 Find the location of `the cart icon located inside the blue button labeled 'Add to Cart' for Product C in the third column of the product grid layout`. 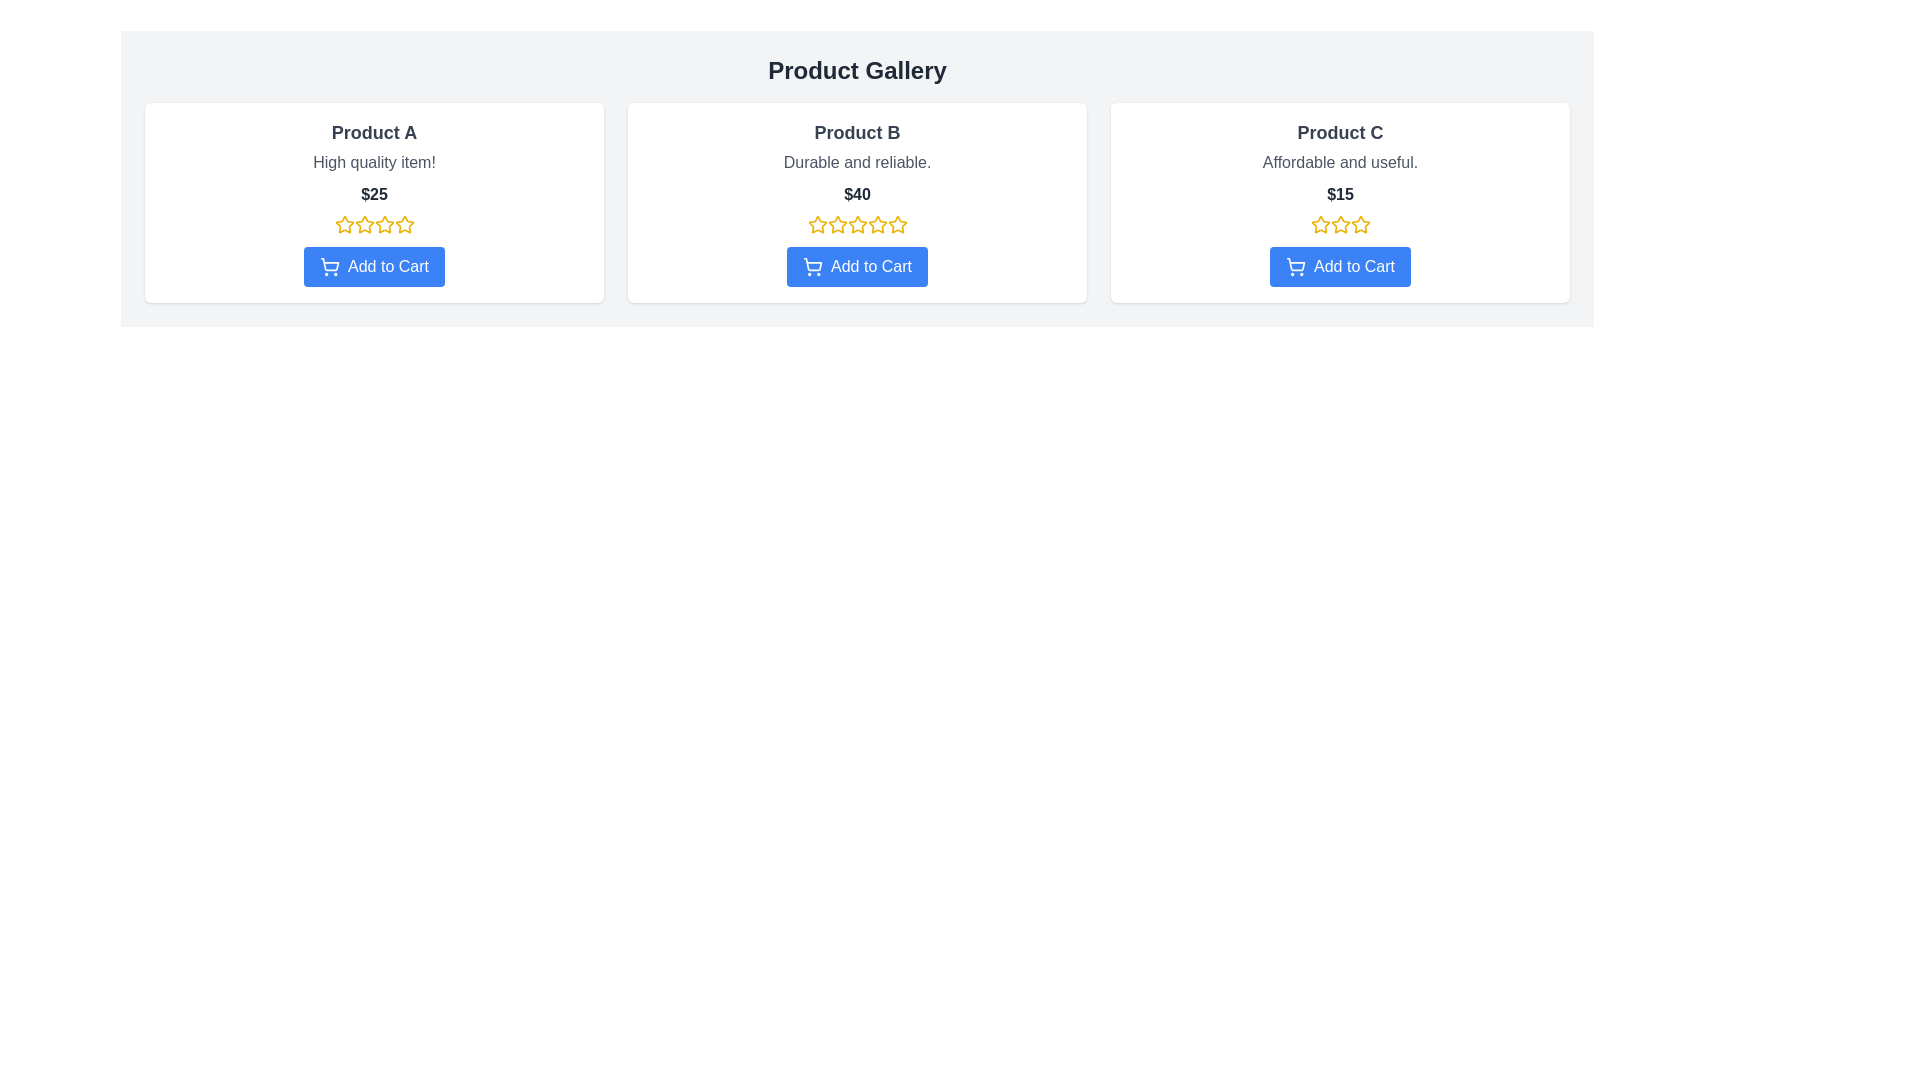

the cart icon located inside the blue button labeled 'Add to Cart' for Product C in the third column of the product grid layout is located at coordinates (1296, 263).